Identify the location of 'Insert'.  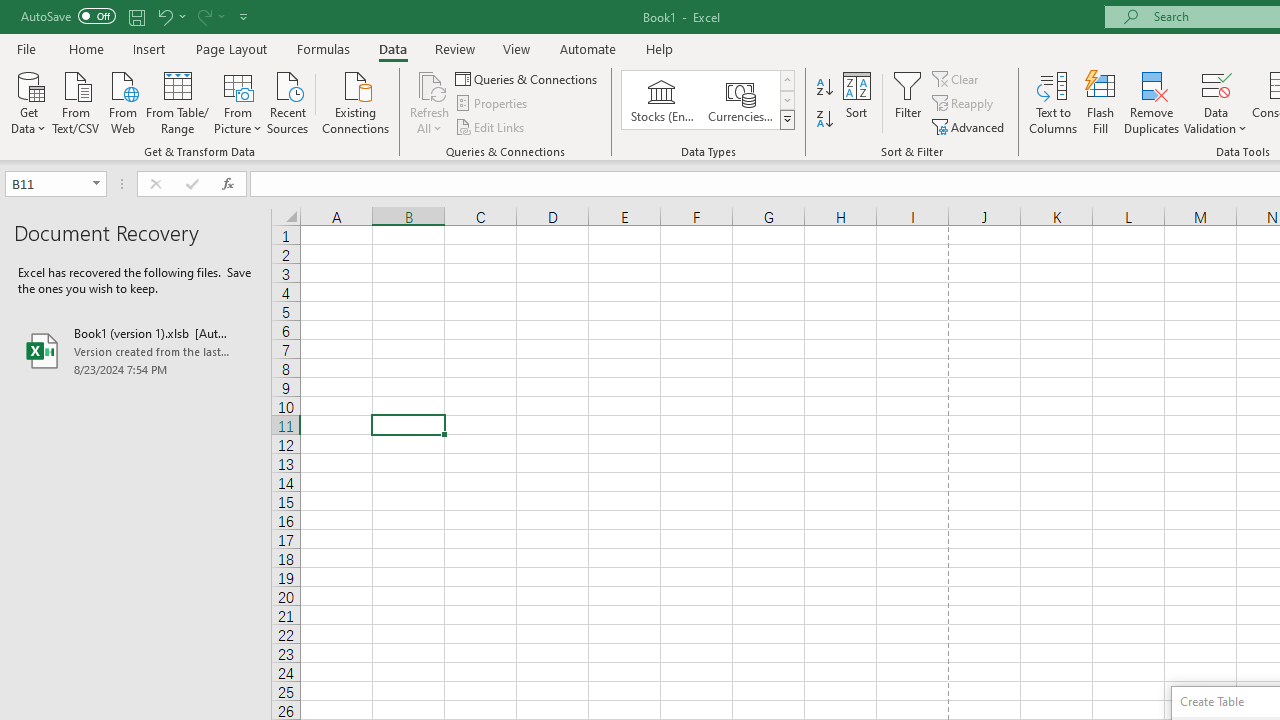
(148, 48).